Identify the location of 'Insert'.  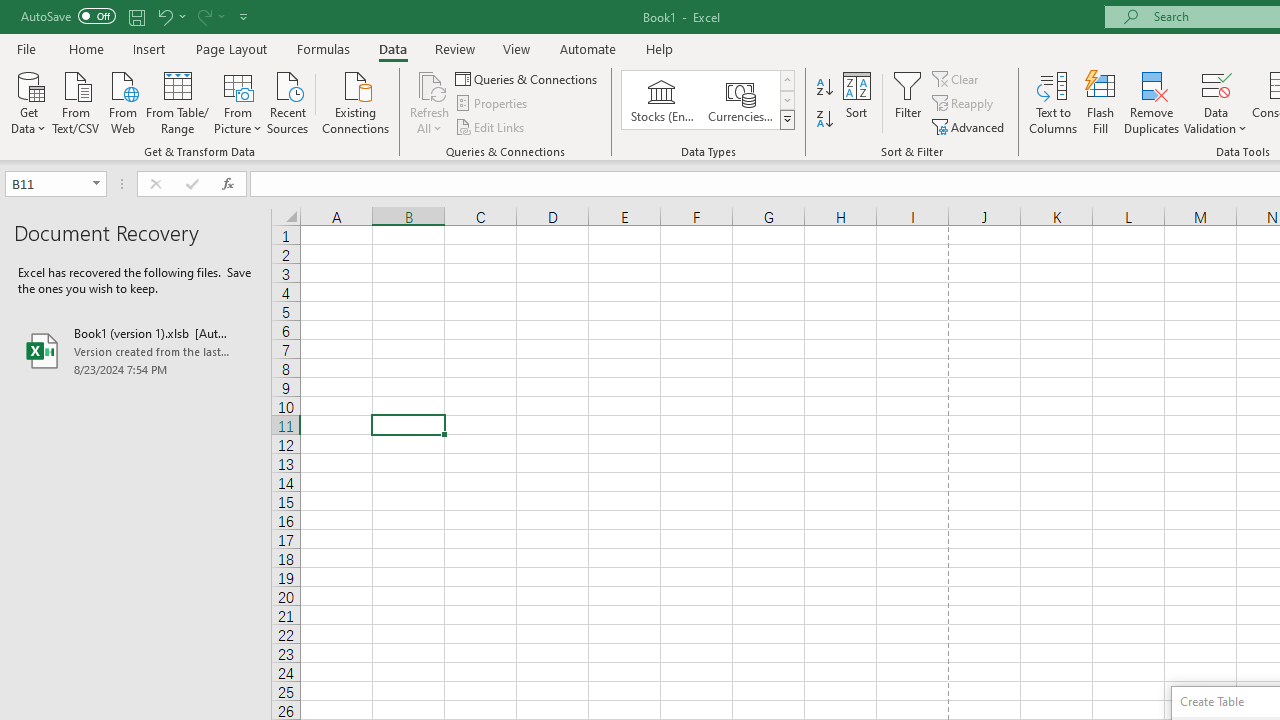
(148, 48).